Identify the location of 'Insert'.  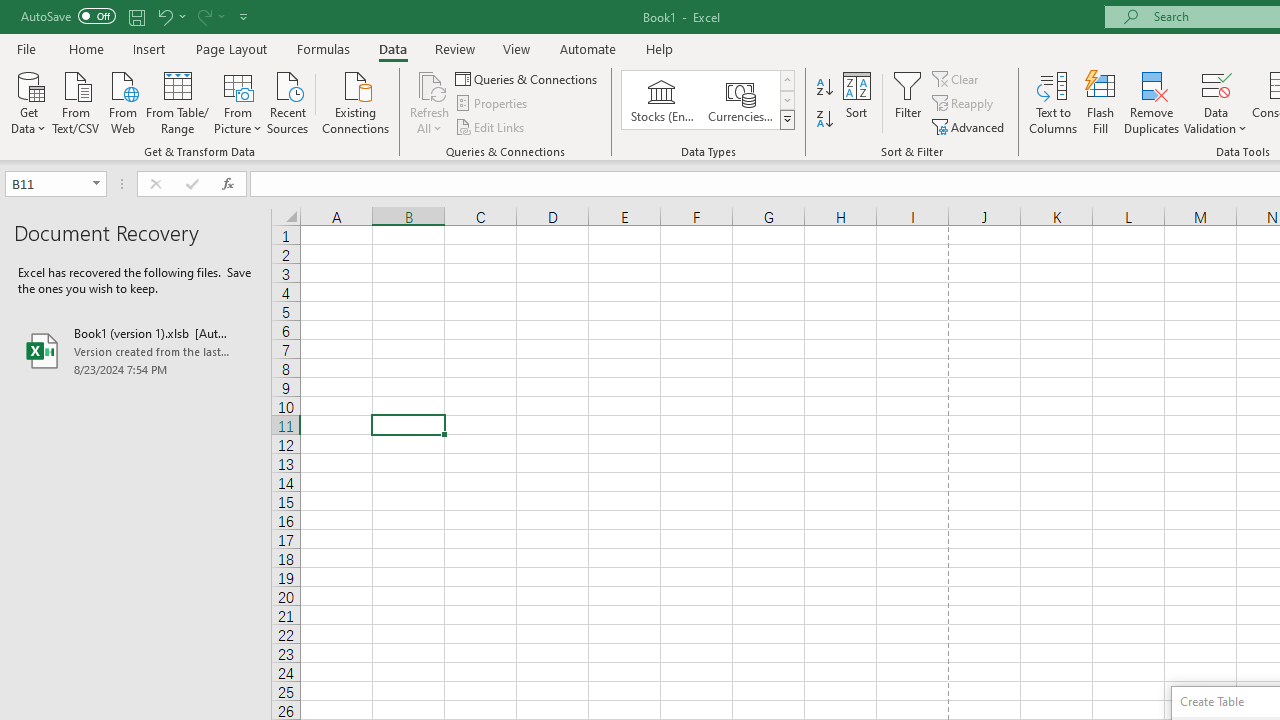
(148, 48).